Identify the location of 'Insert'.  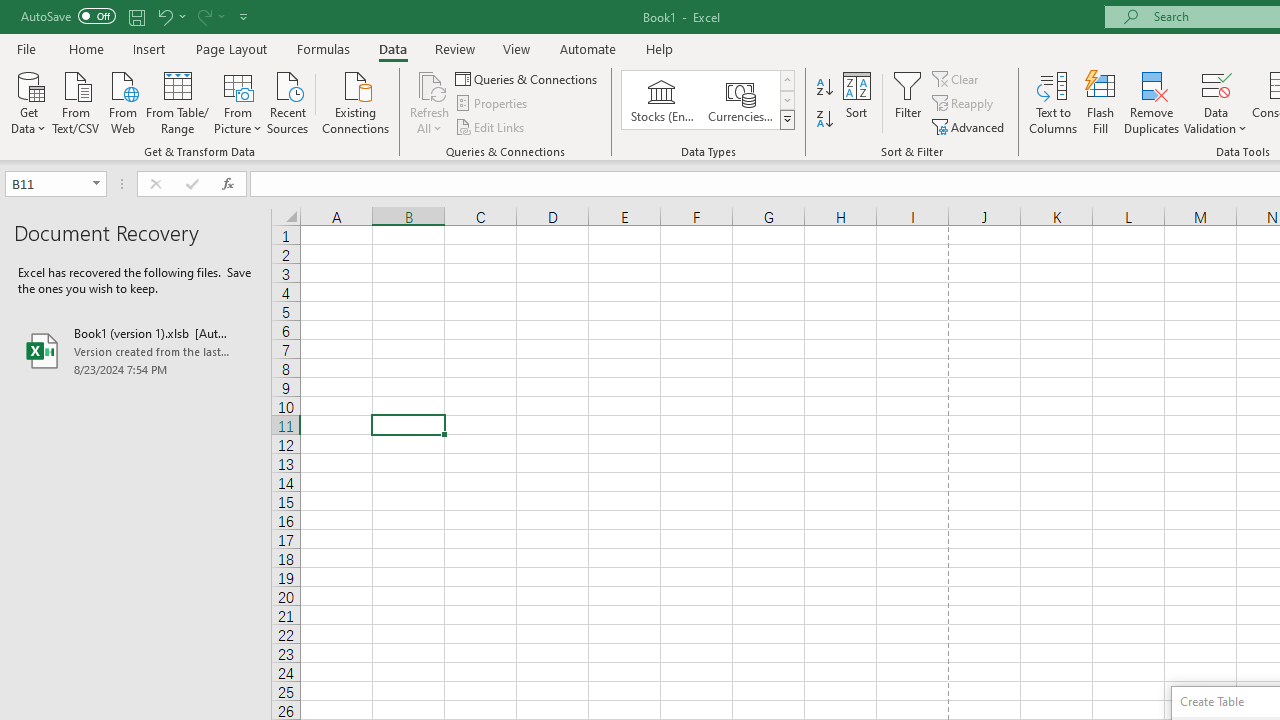
(148, 48).